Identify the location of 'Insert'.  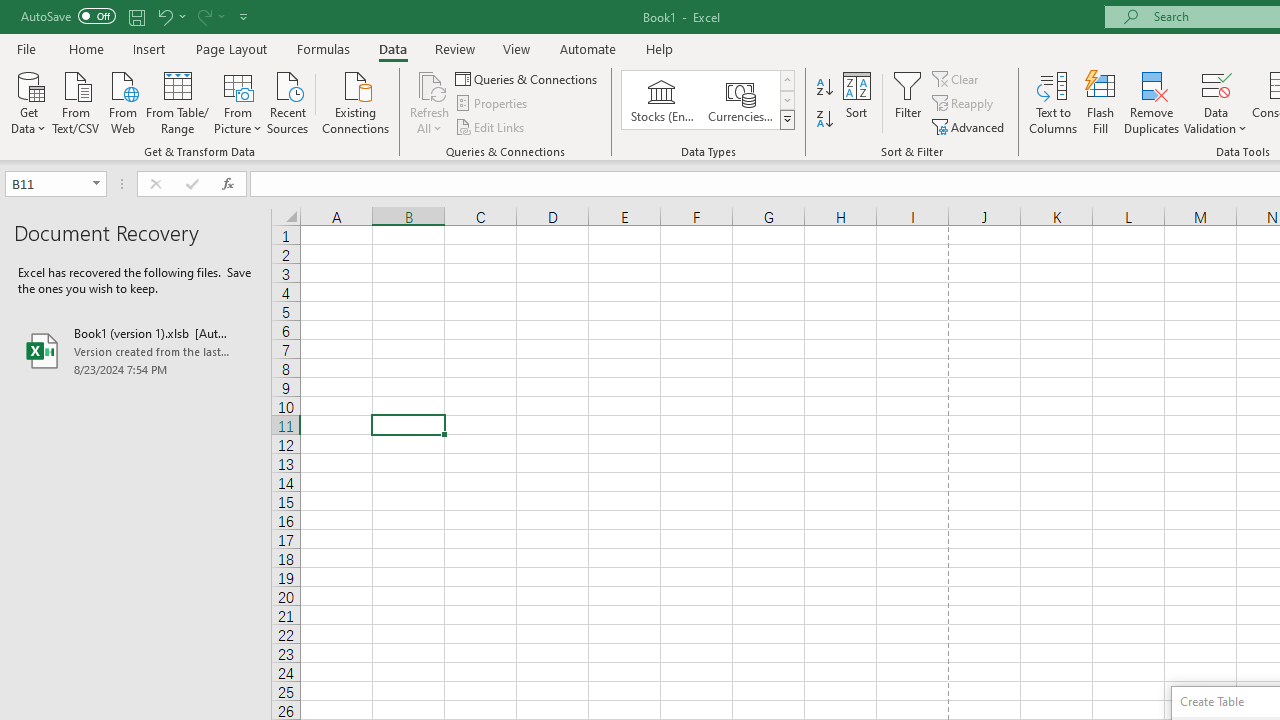
(148, 48).